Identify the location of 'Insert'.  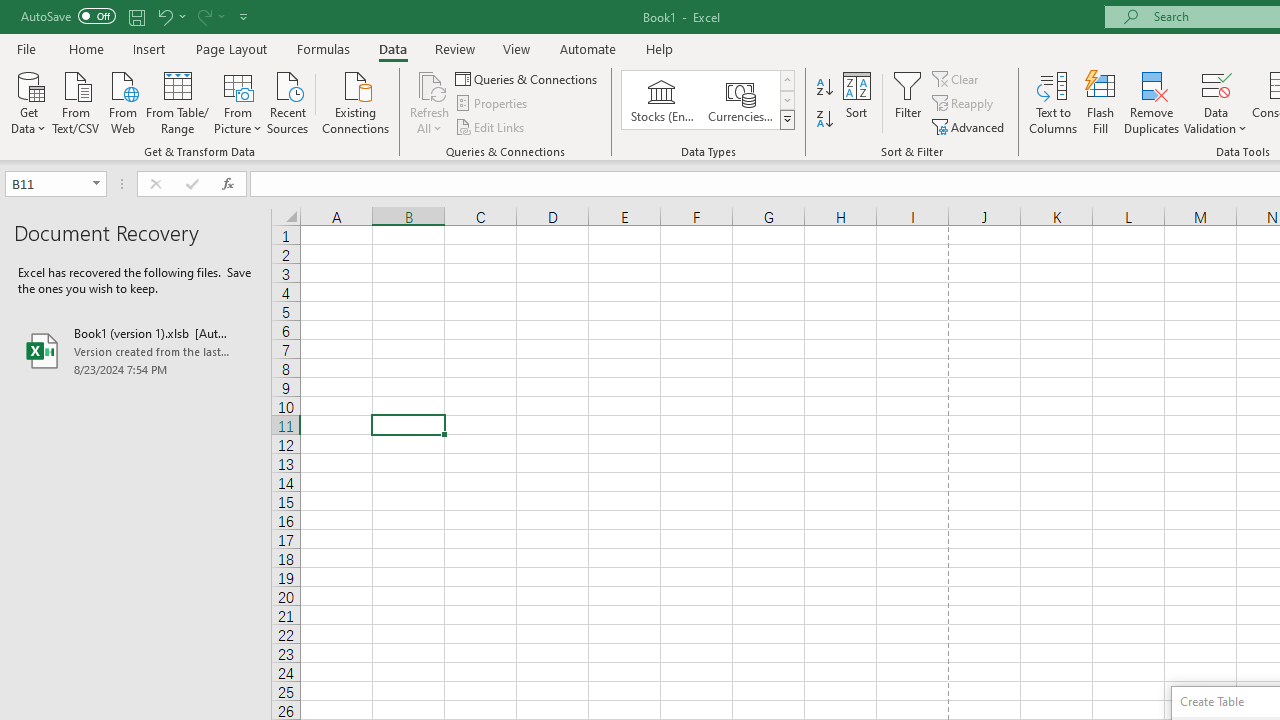
(148, 48).